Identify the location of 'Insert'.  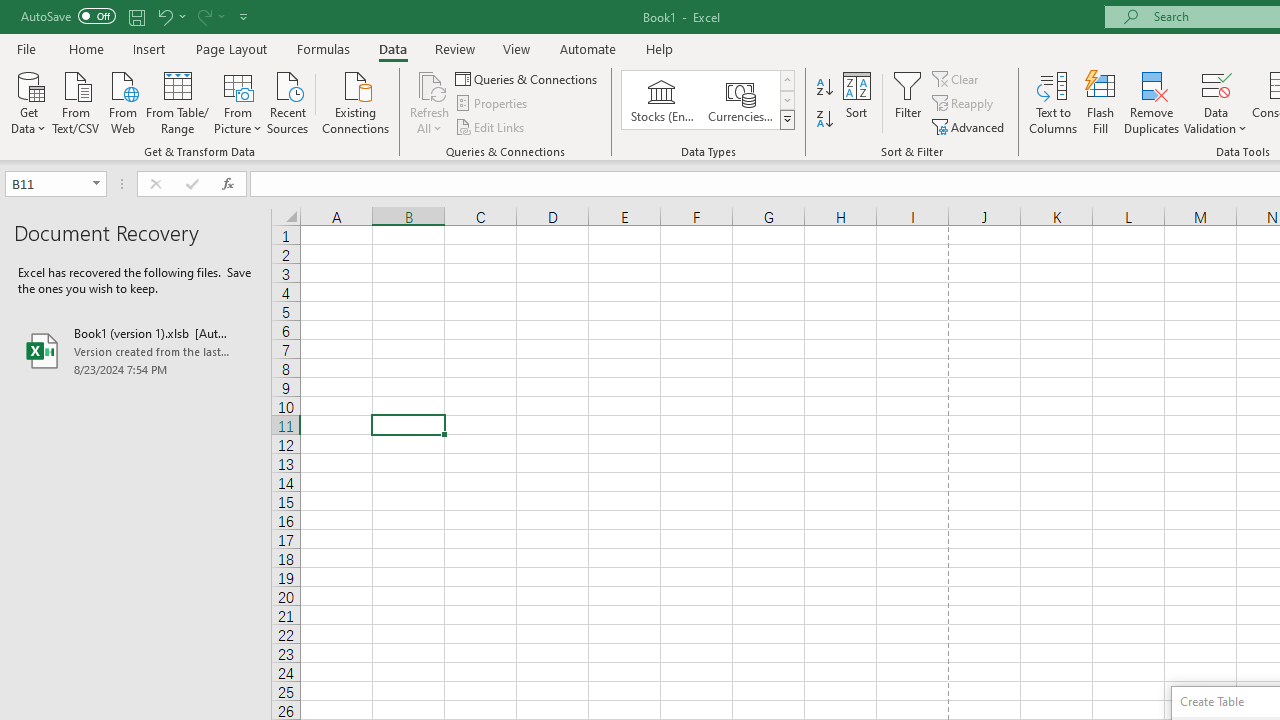
(148, 48).